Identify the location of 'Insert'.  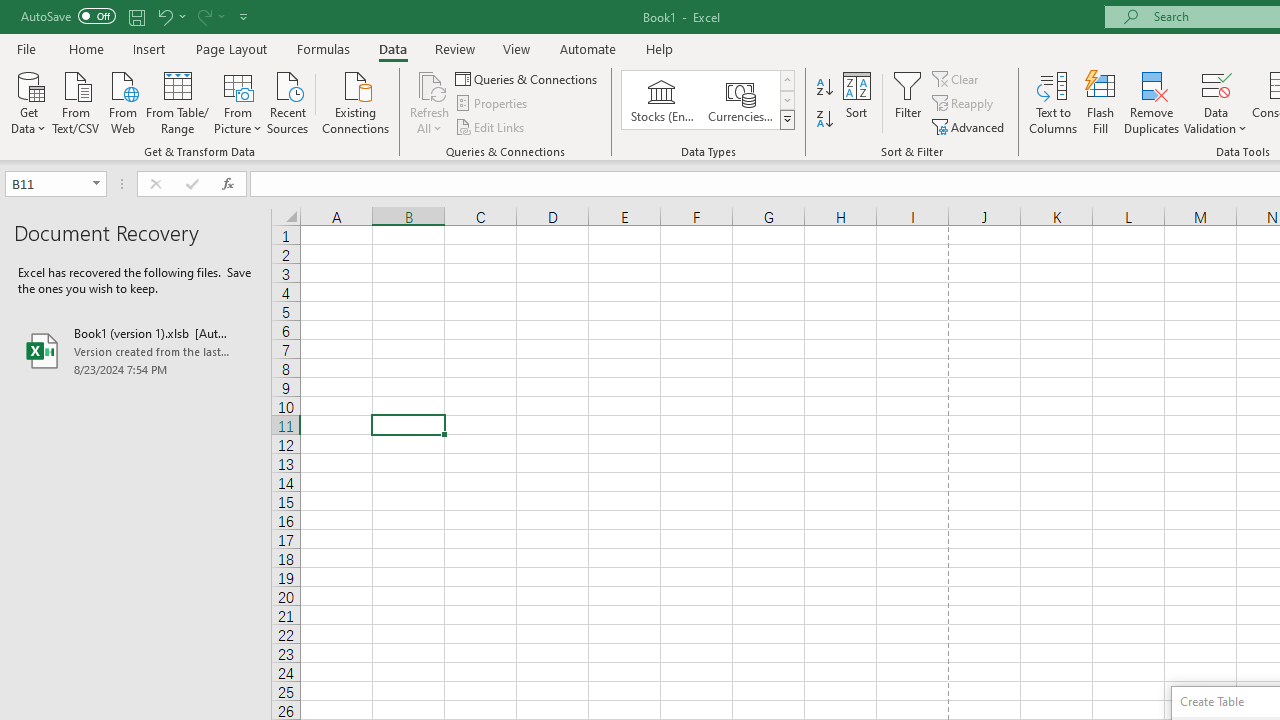
(148, 48).